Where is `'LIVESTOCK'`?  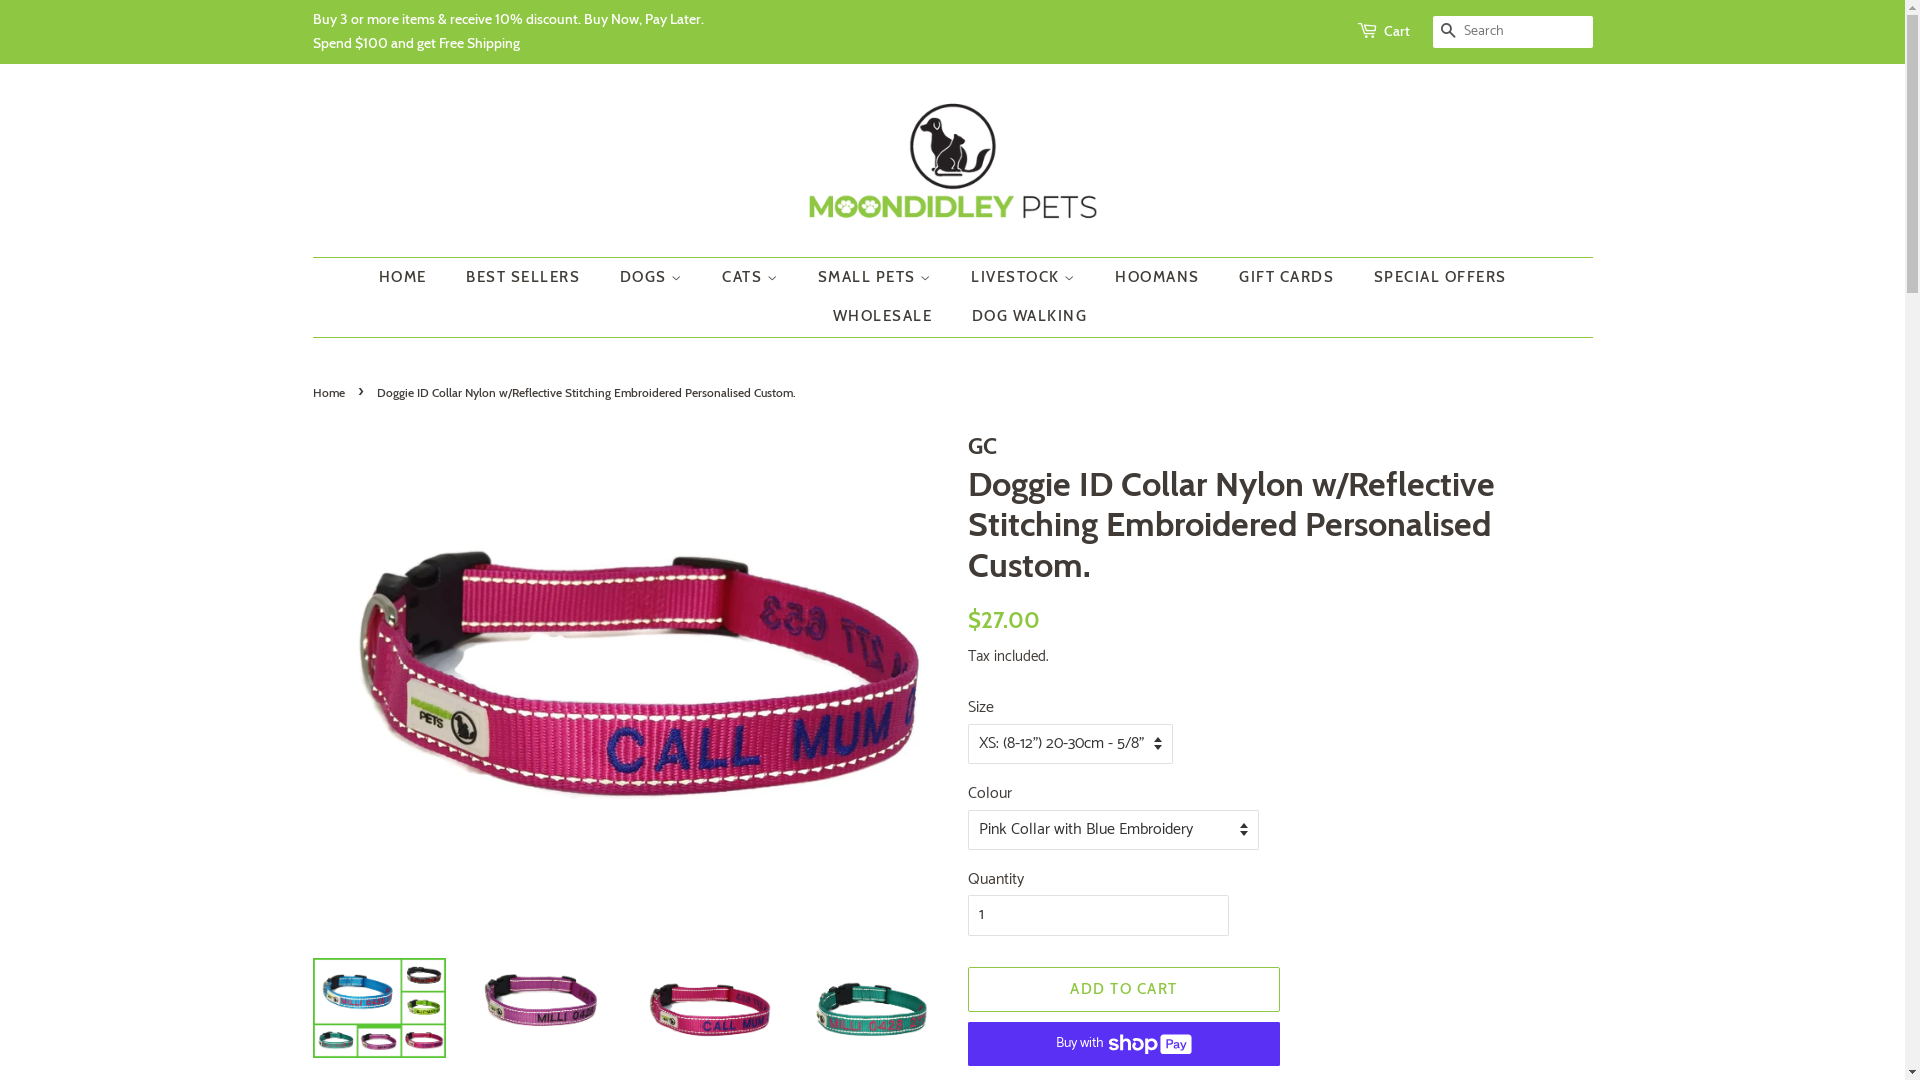
'LIVESTOCK' is located at coordinates (1026, 277).